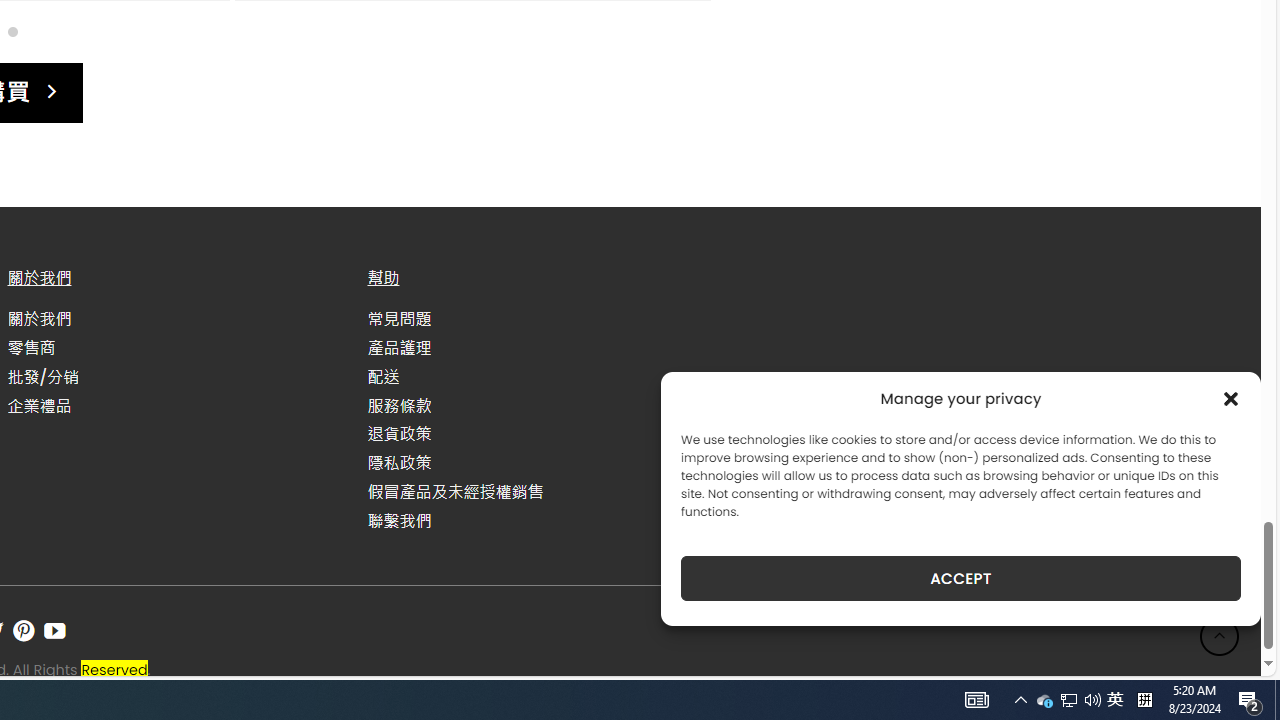 This screenshot has height=720, width=1280. Describe the element at coordinates (961, 578) in the screenshot. I see `'ACCEPT'` at that location.